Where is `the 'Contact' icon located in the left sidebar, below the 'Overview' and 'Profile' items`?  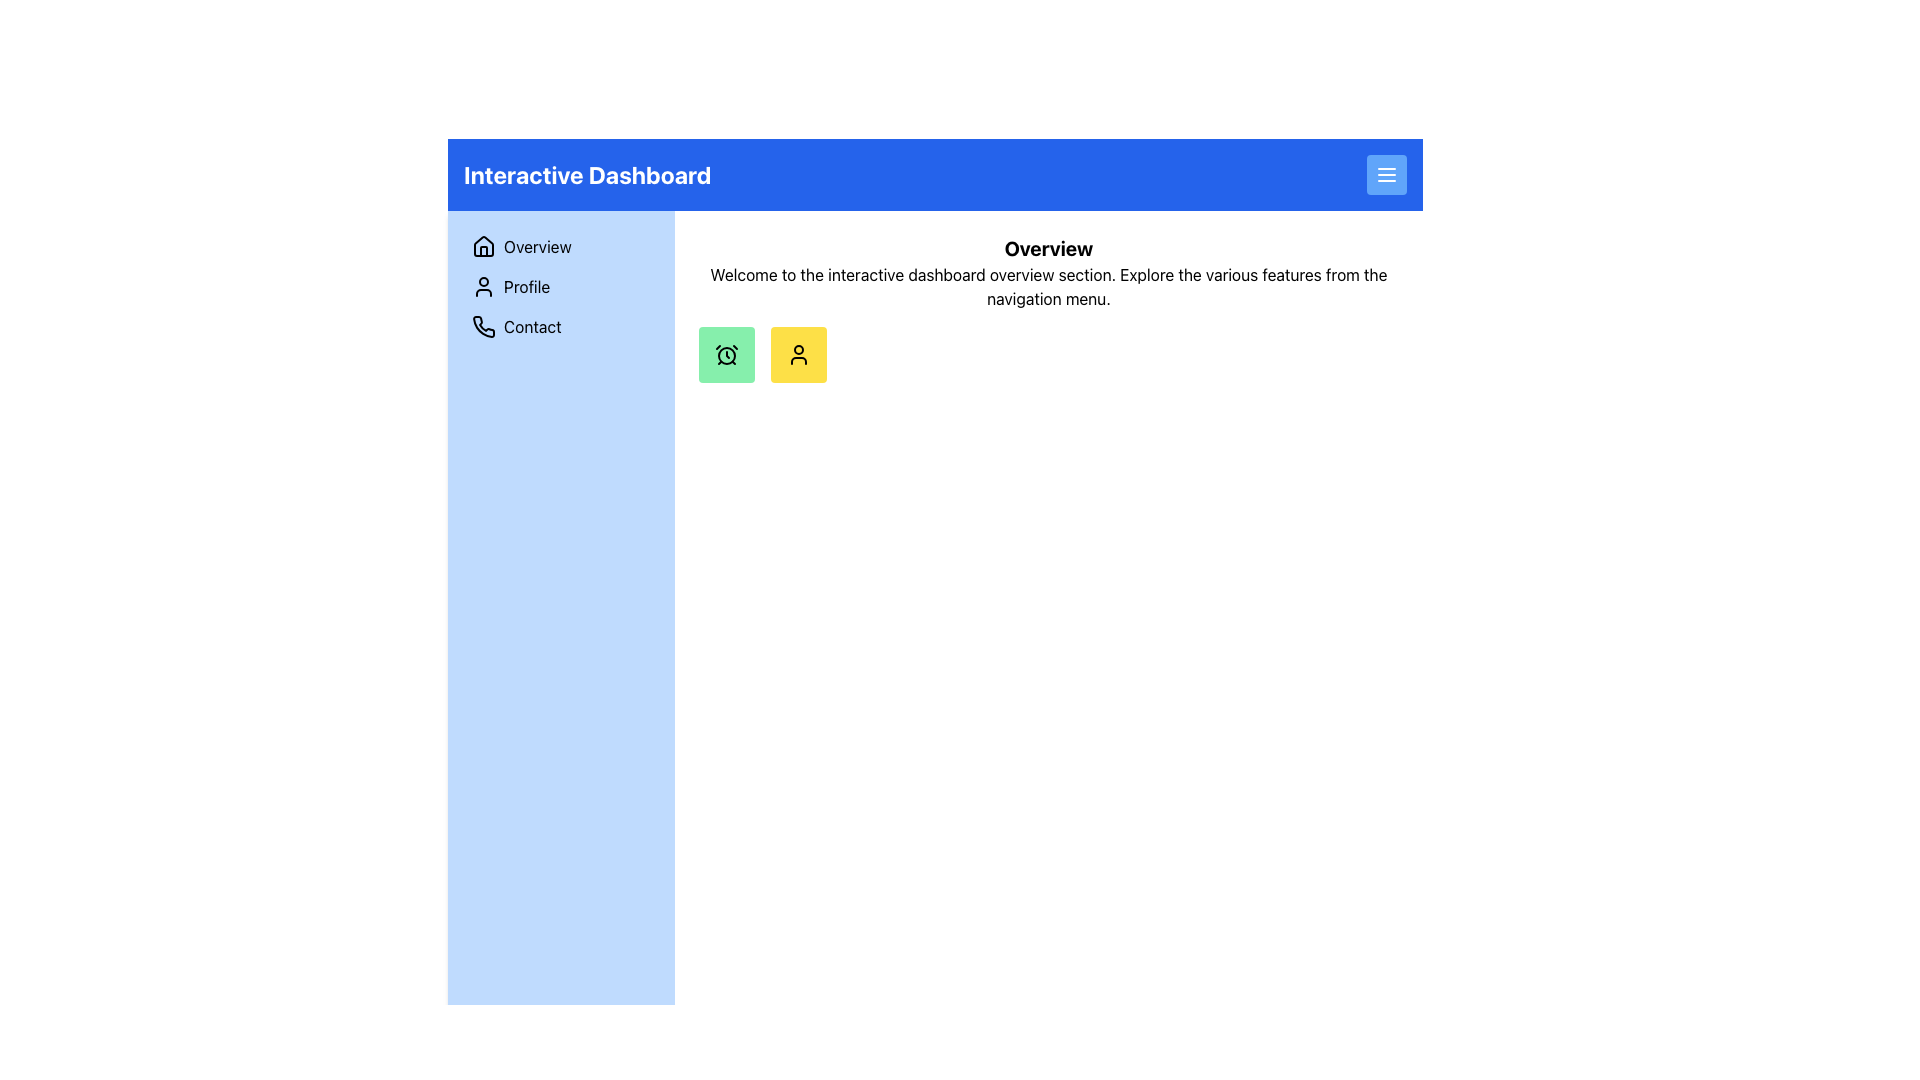
the 'Contact' icon located in the left sidebar, below the 'Overview' and 'Profile' items is located at coordinates (484, 326).